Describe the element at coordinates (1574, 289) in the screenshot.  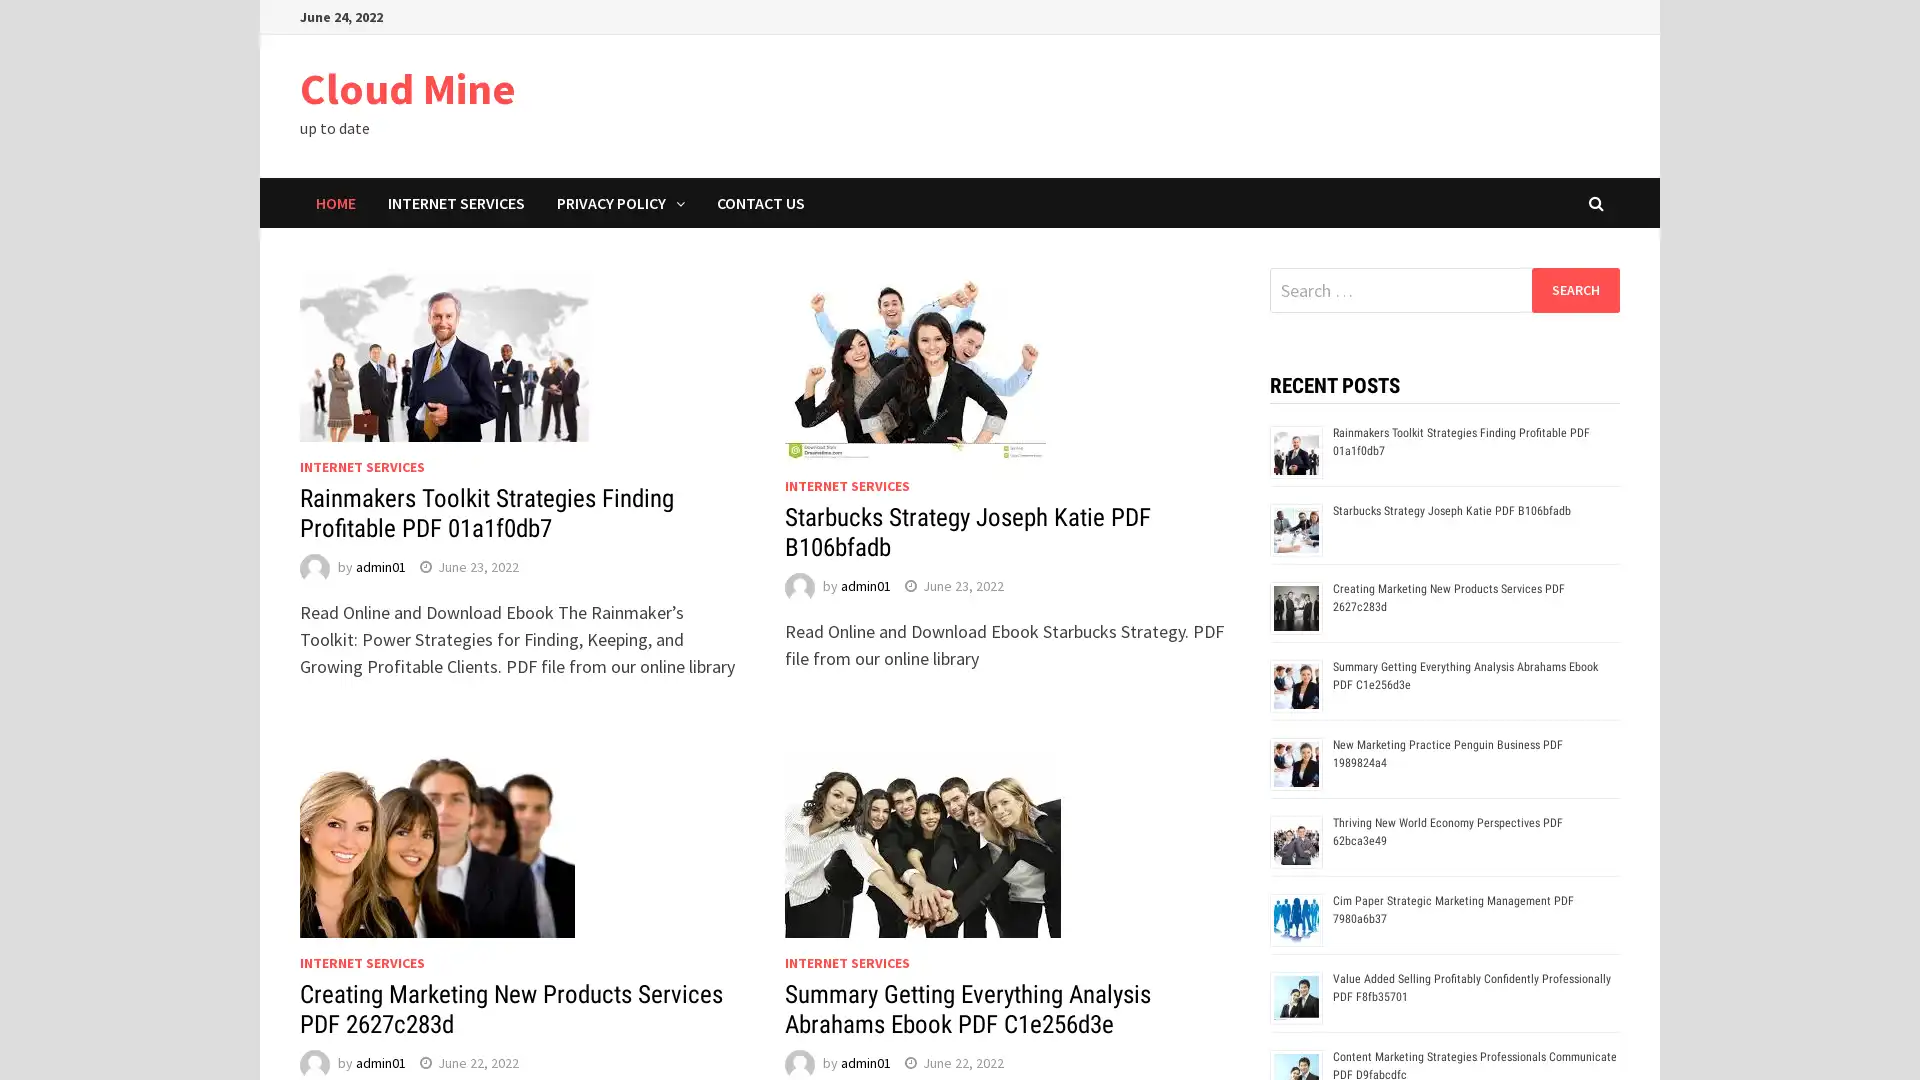
I see `Search` at that location.